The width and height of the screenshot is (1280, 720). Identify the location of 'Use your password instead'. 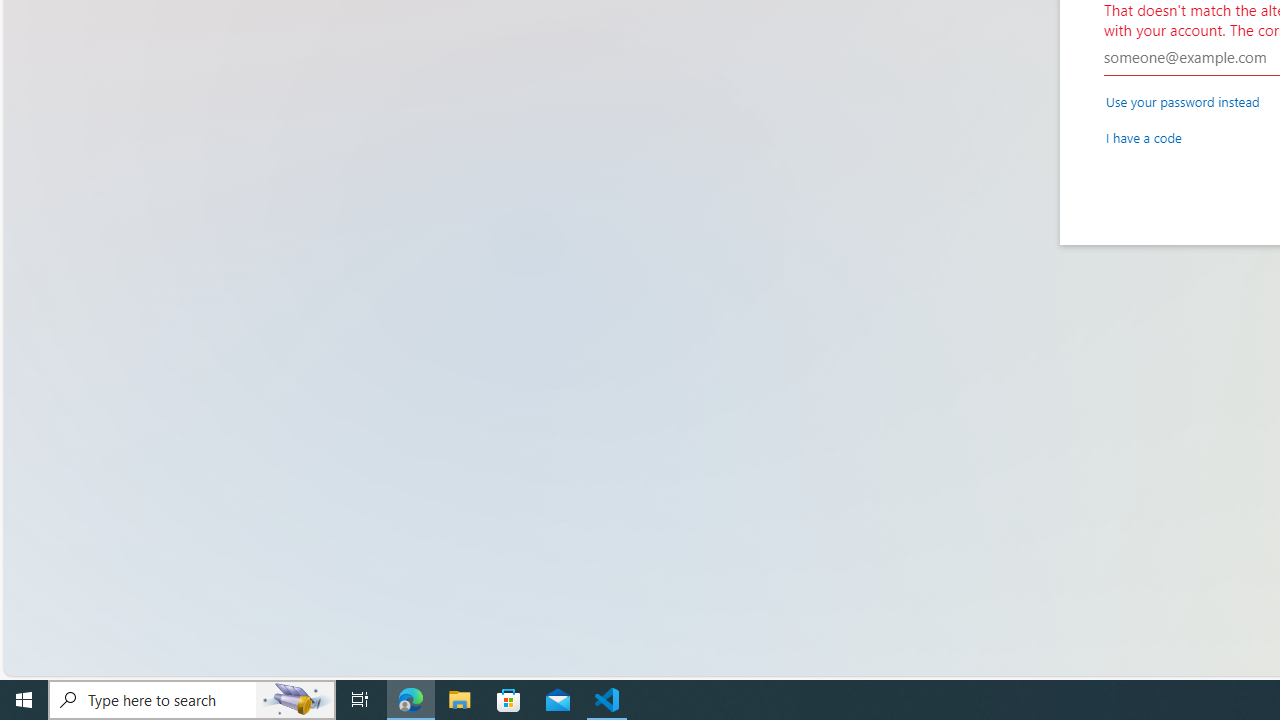
(1182, 101).